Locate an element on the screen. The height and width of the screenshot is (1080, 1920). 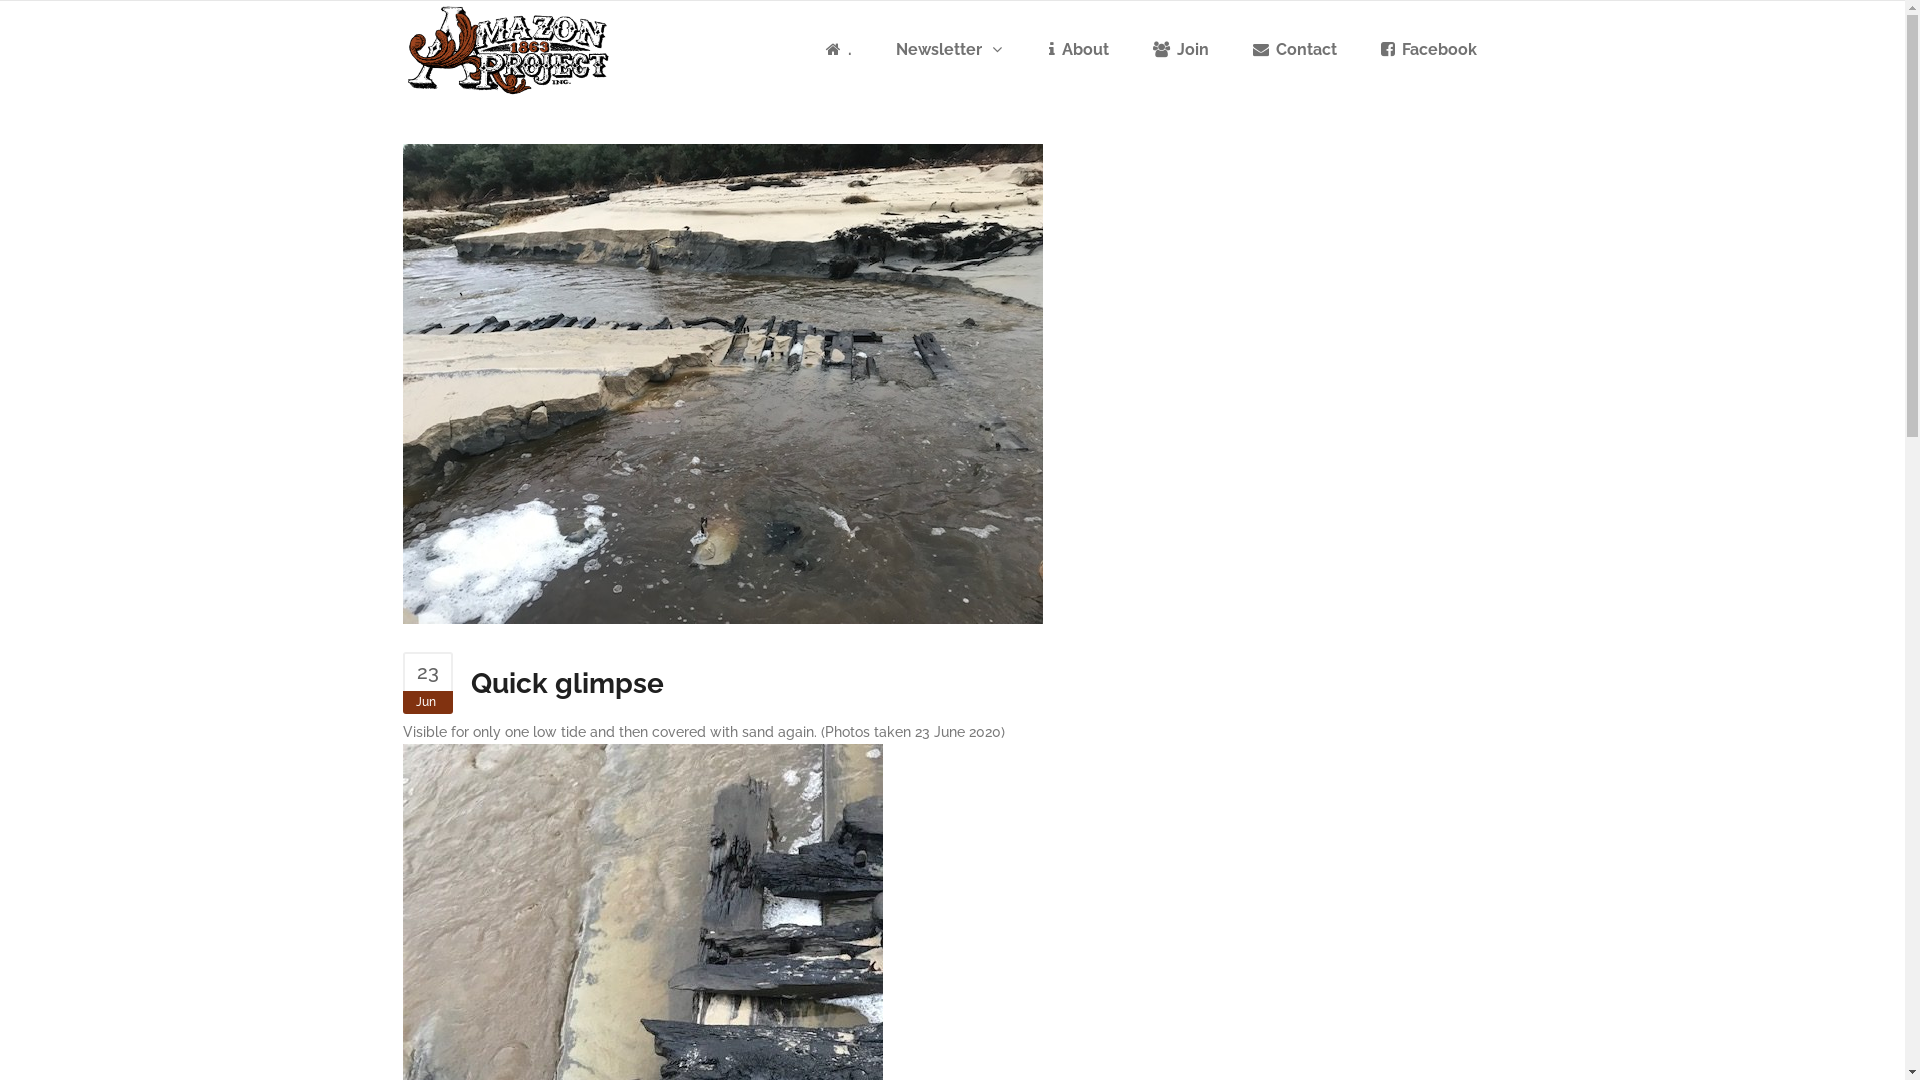
'Contact' is located at coordinates (1231, 49).